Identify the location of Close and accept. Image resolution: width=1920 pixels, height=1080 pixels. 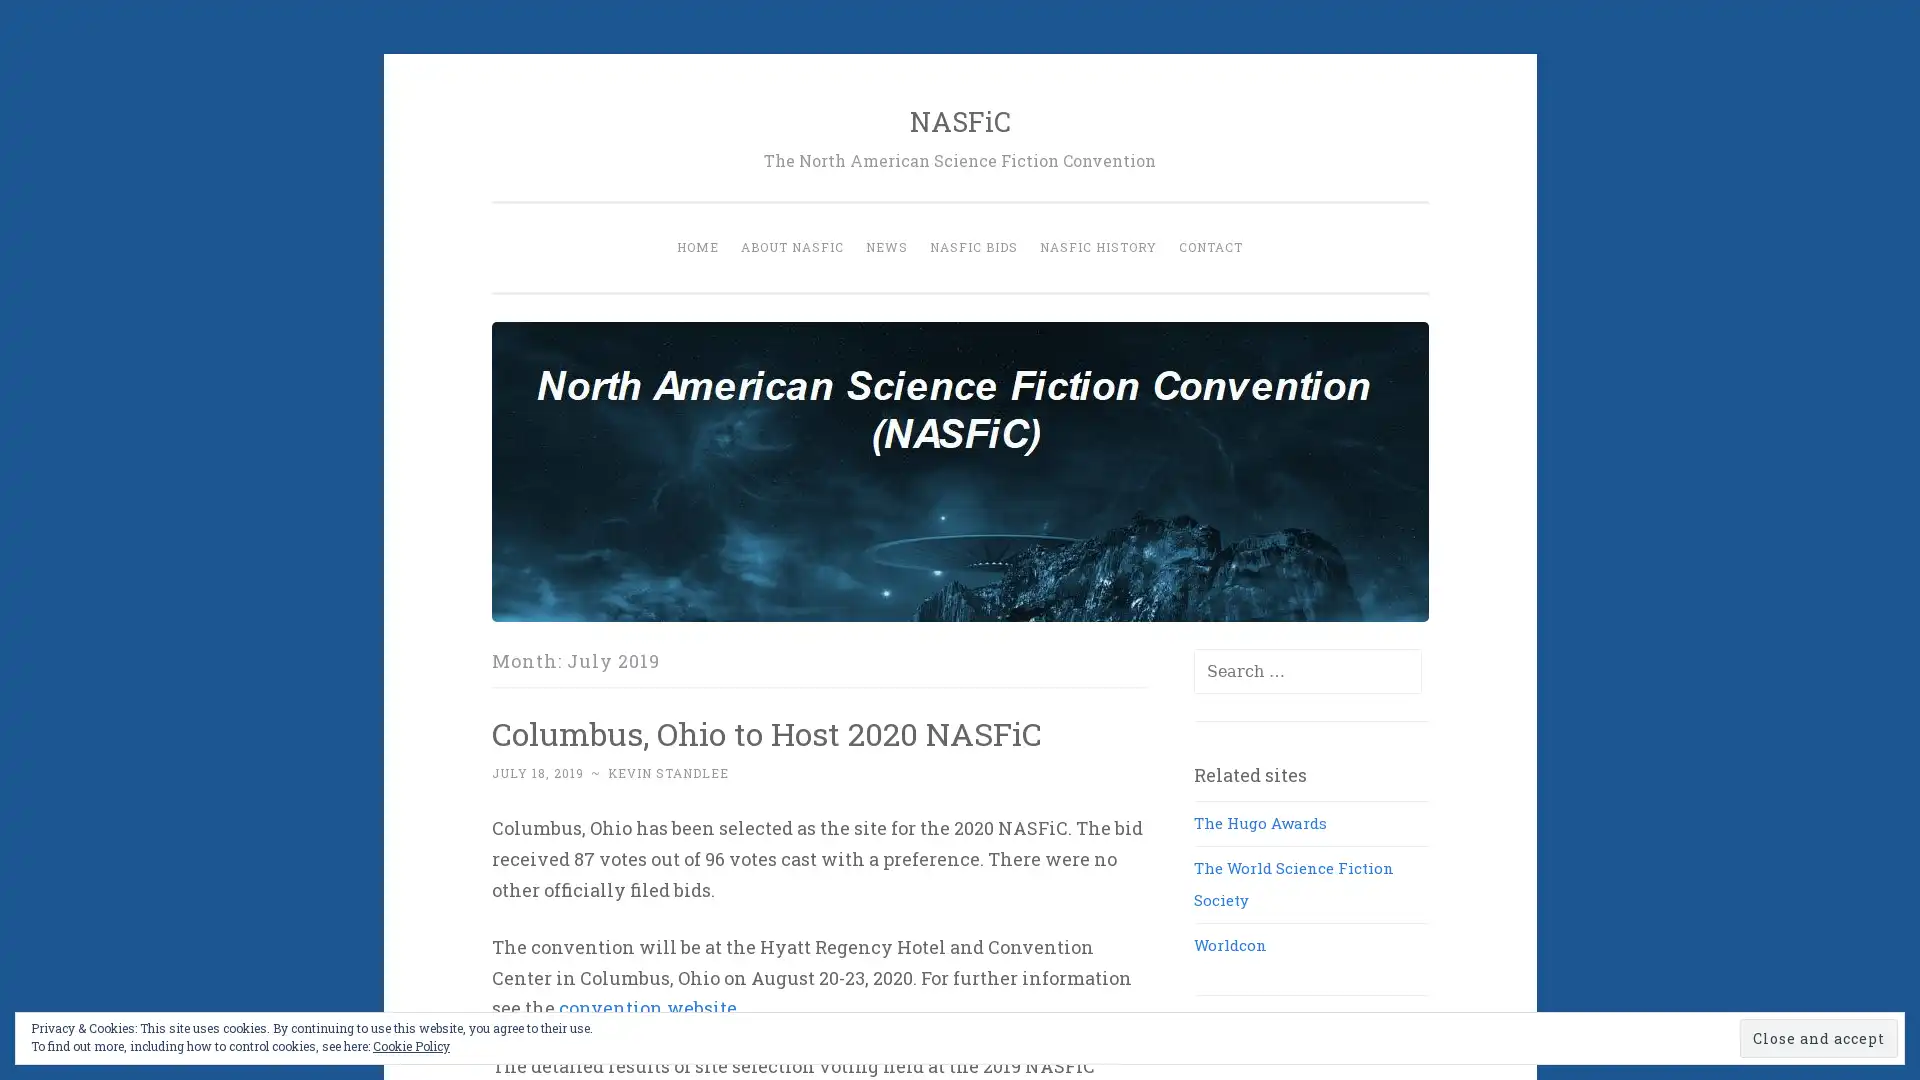
(1819, 1037).